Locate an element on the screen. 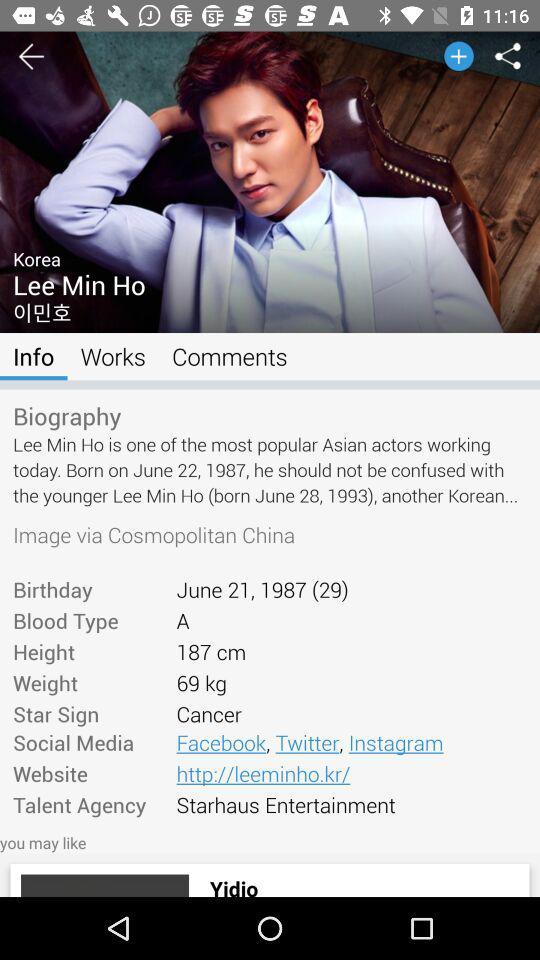 The image size is (540, 960). item next to social media icon is located at coordinates (350, 772).